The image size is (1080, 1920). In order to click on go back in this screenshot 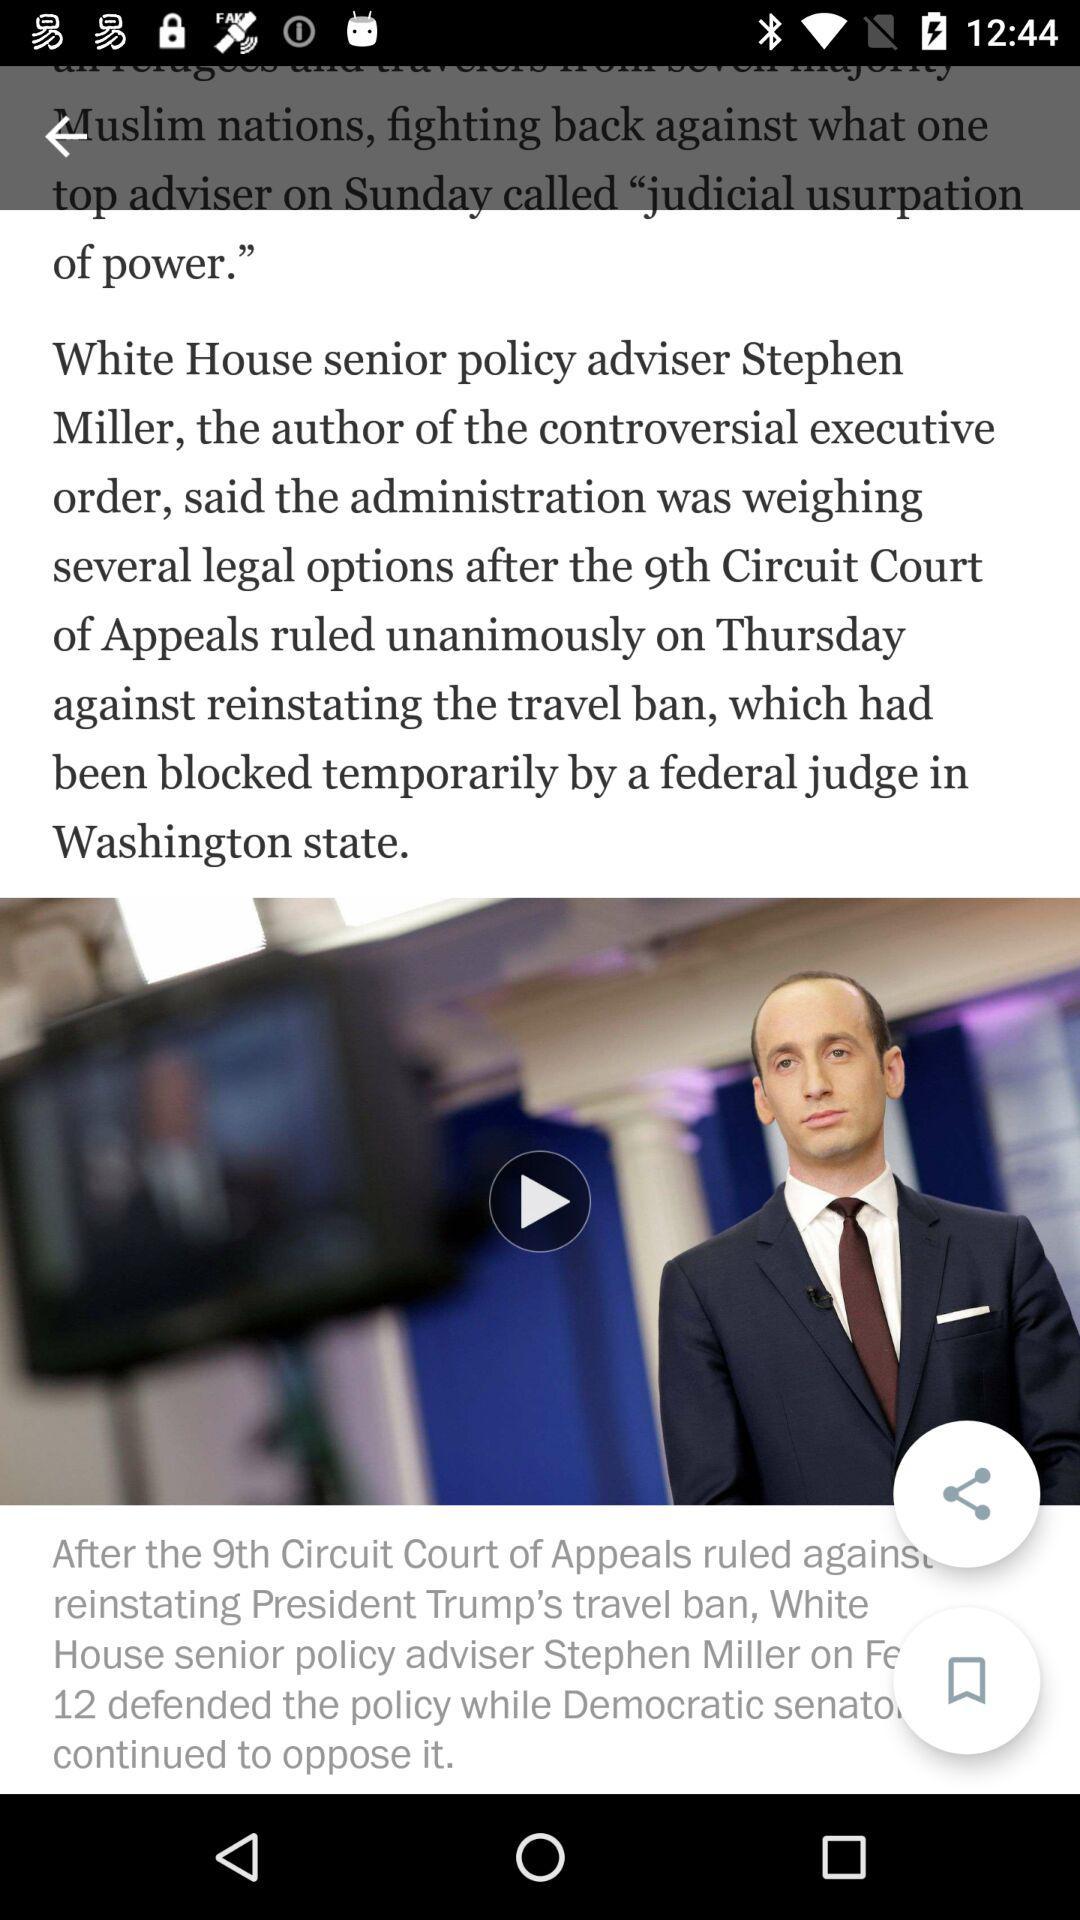, I will do `click(64, 135)`.